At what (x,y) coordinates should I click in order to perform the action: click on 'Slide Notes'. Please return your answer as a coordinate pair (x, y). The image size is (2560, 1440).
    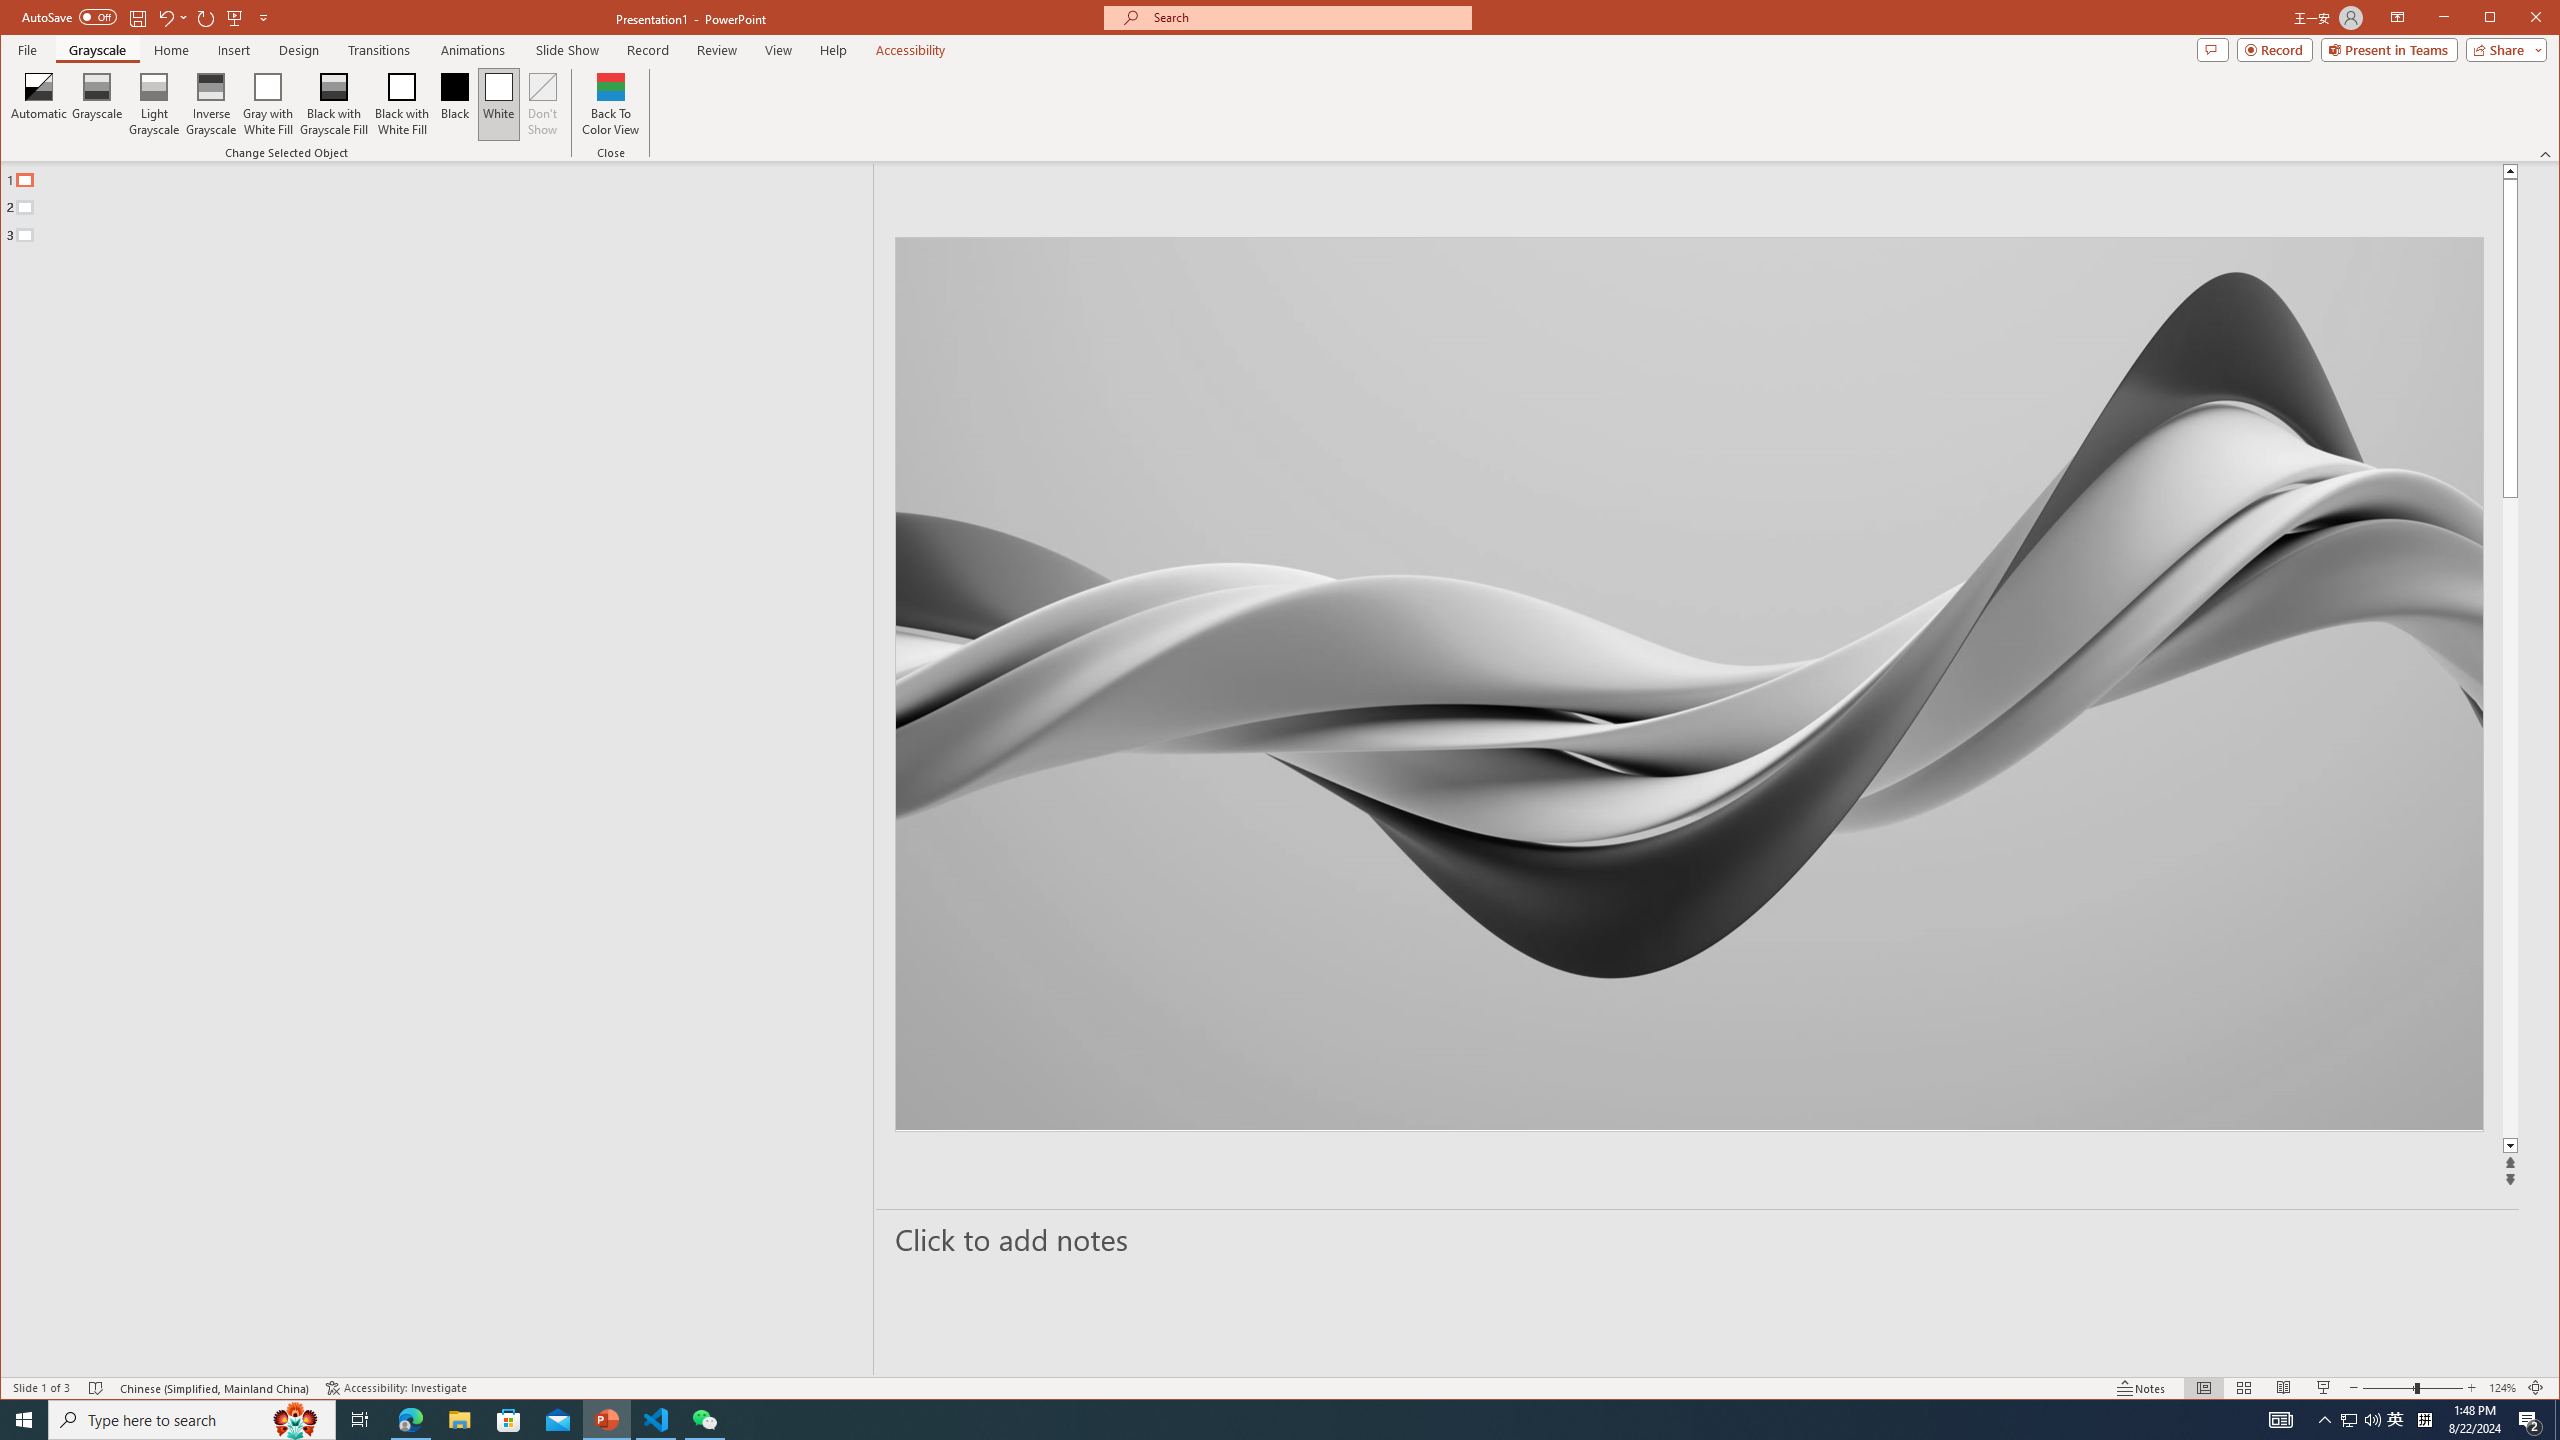
    Looking at the image, I should click on (1697, 1238).